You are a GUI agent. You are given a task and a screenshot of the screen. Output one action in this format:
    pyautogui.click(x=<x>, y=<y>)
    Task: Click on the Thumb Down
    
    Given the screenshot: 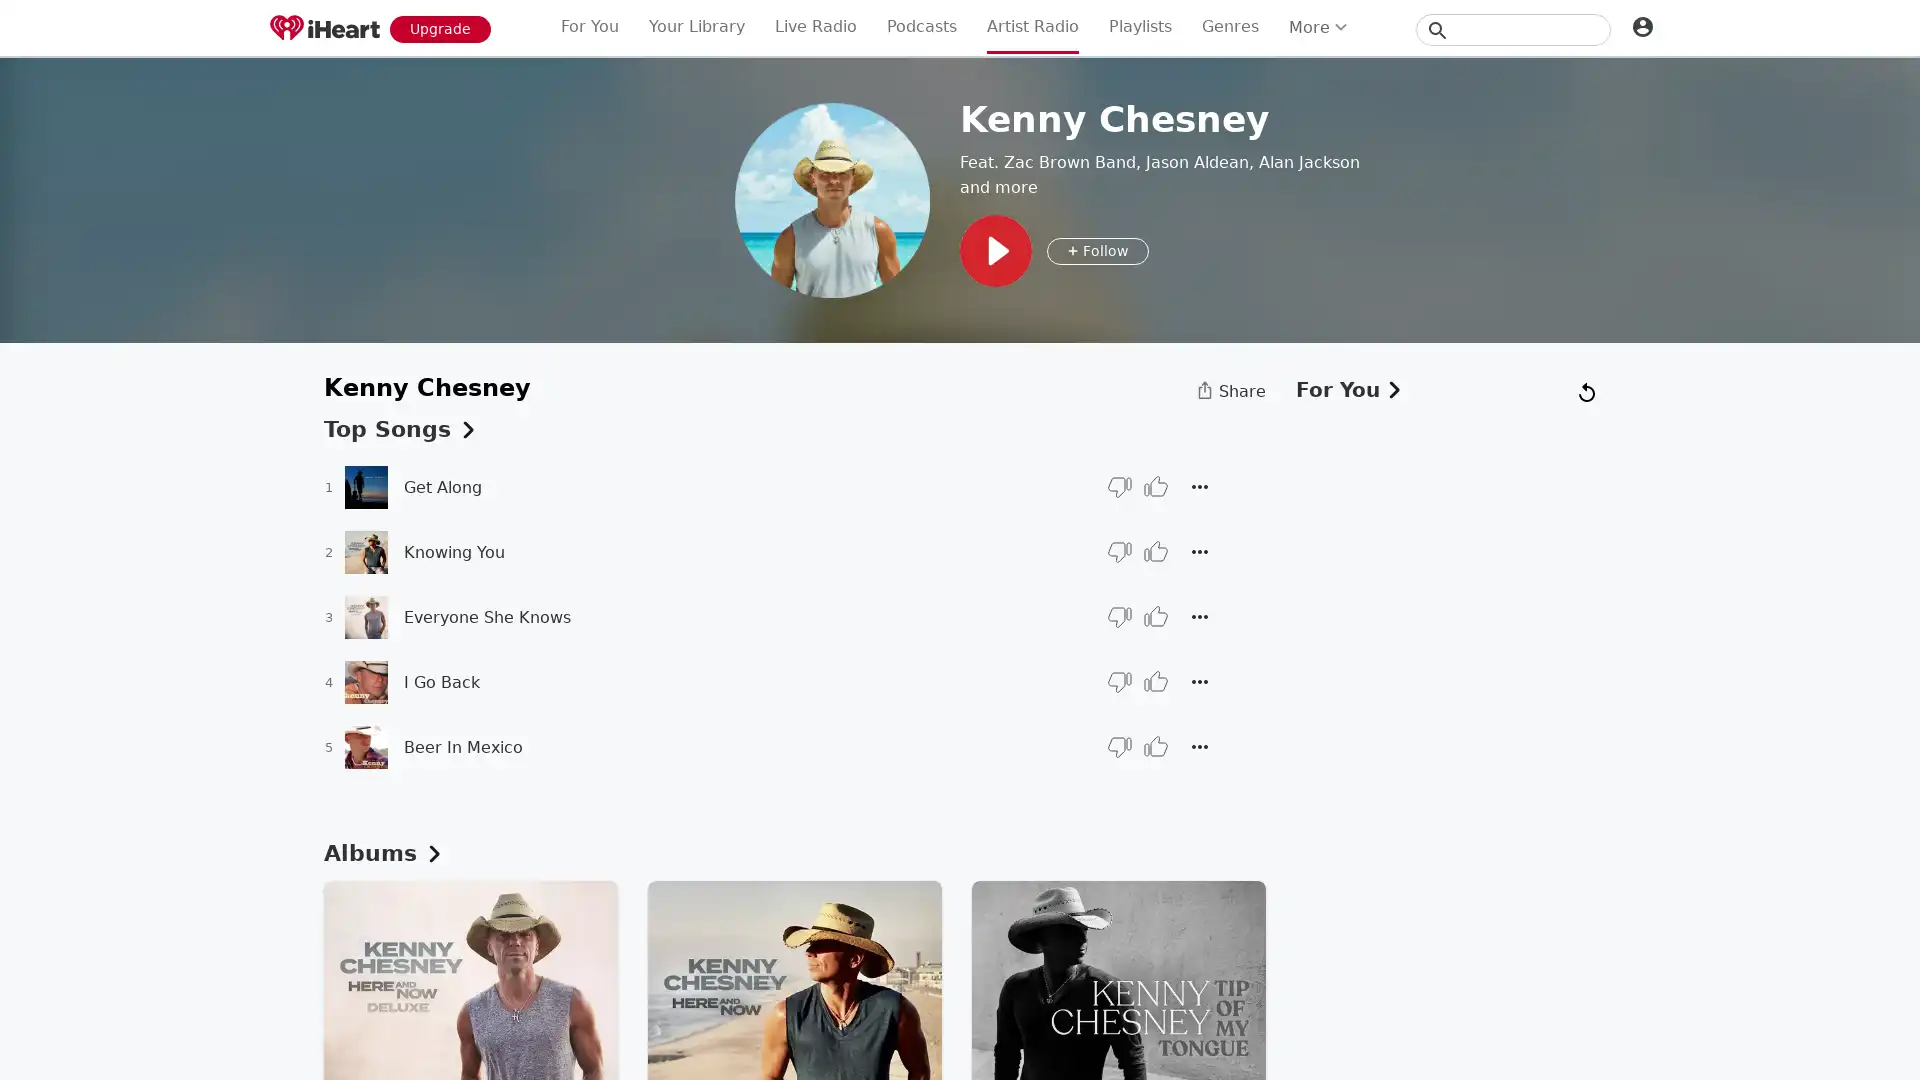 What is the action you would take?
    pyautogui.click(x=1118, y=486)
    